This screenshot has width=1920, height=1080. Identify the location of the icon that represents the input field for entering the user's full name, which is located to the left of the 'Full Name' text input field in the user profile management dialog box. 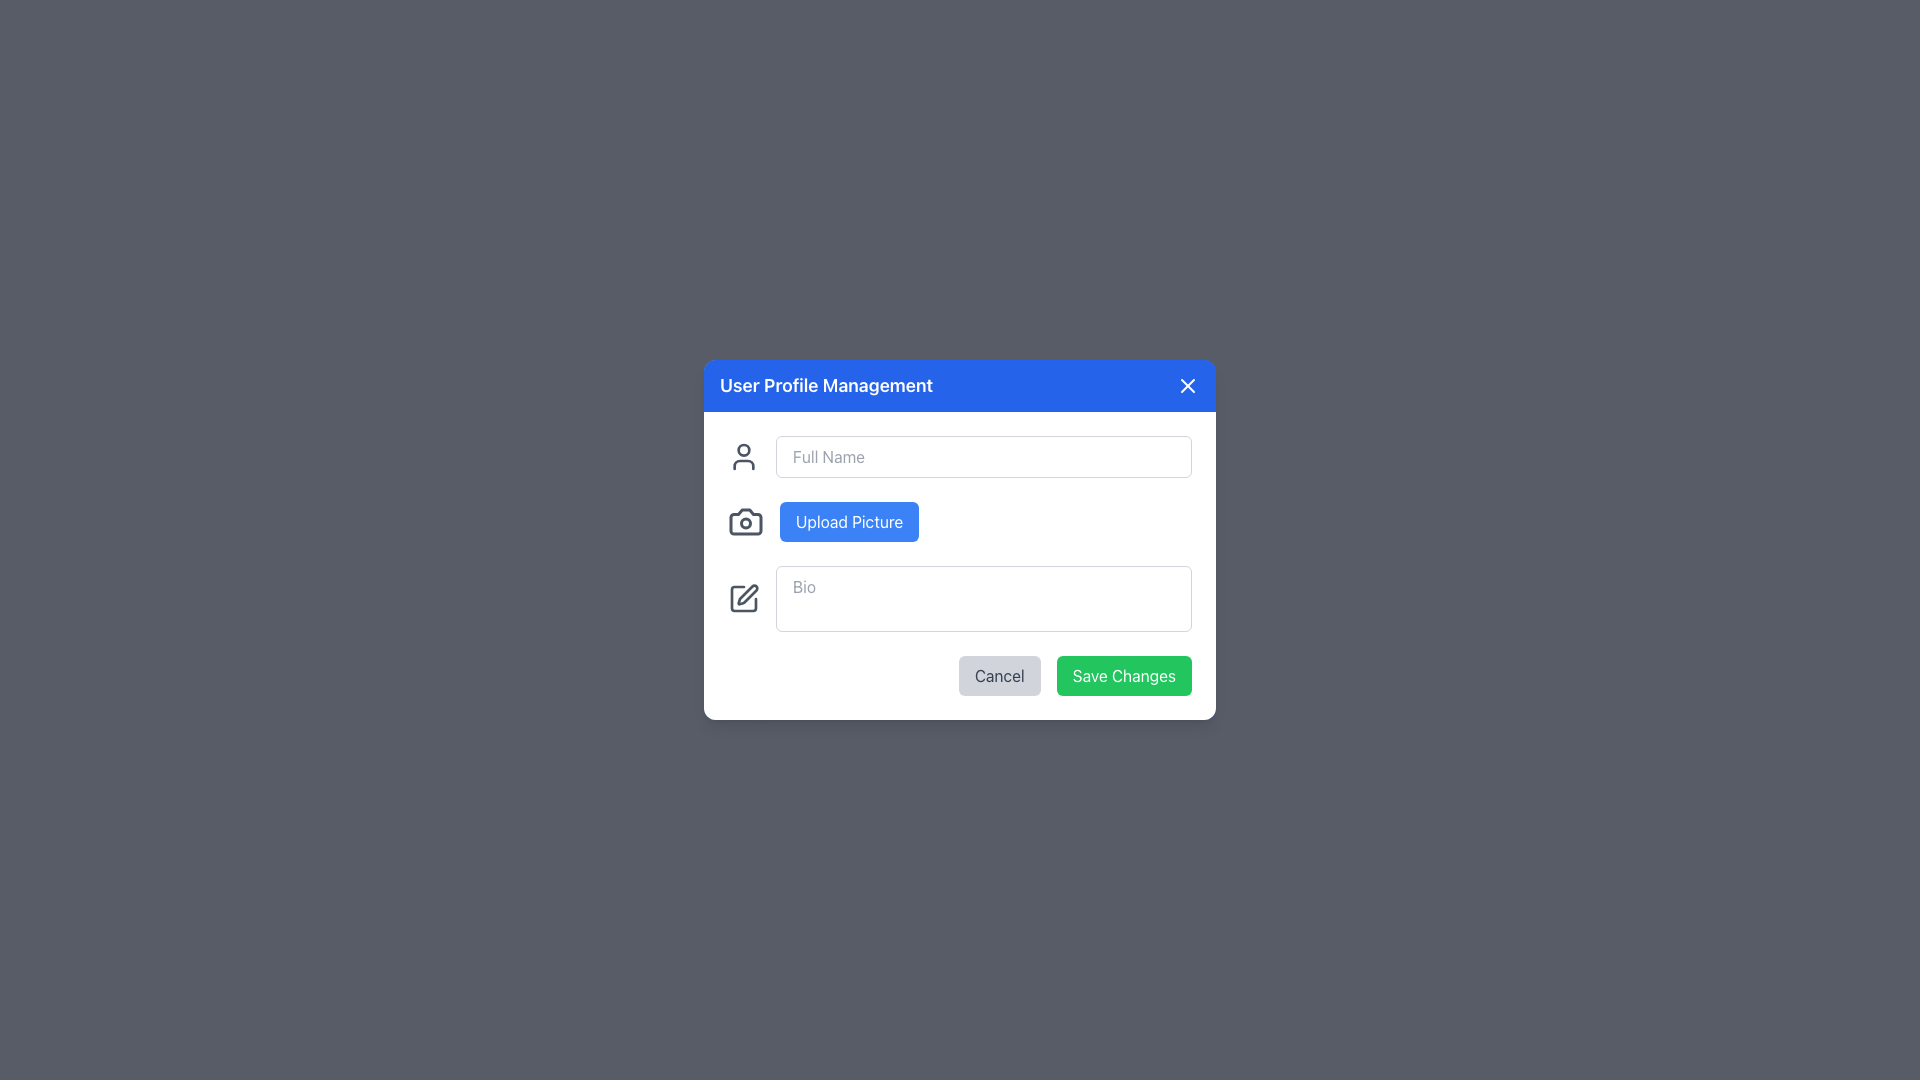
(743, 456).